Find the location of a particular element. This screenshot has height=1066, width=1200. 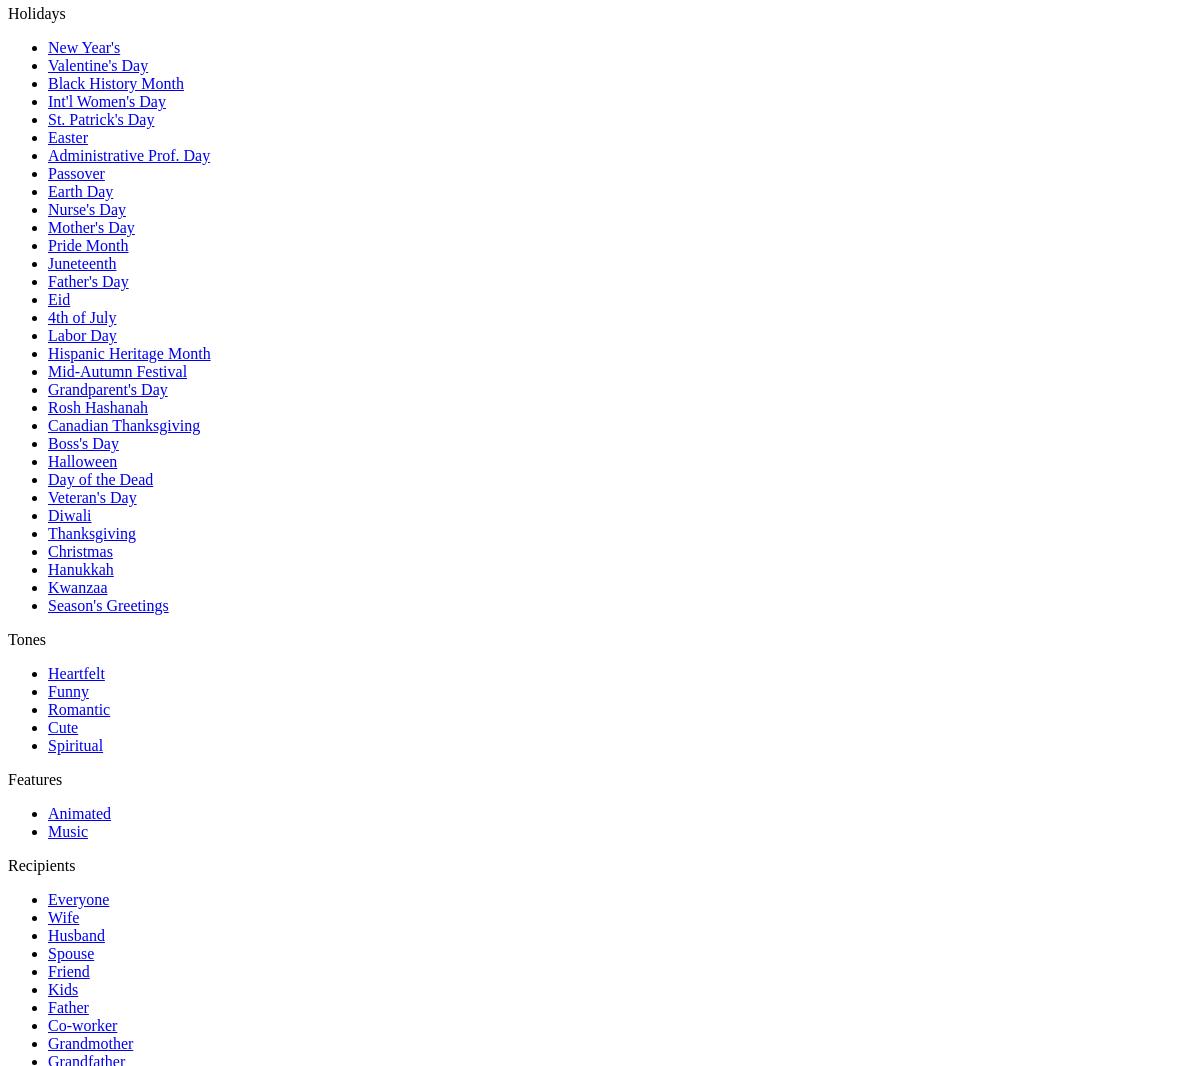

'Animated' is located at coordinates (79, 813).